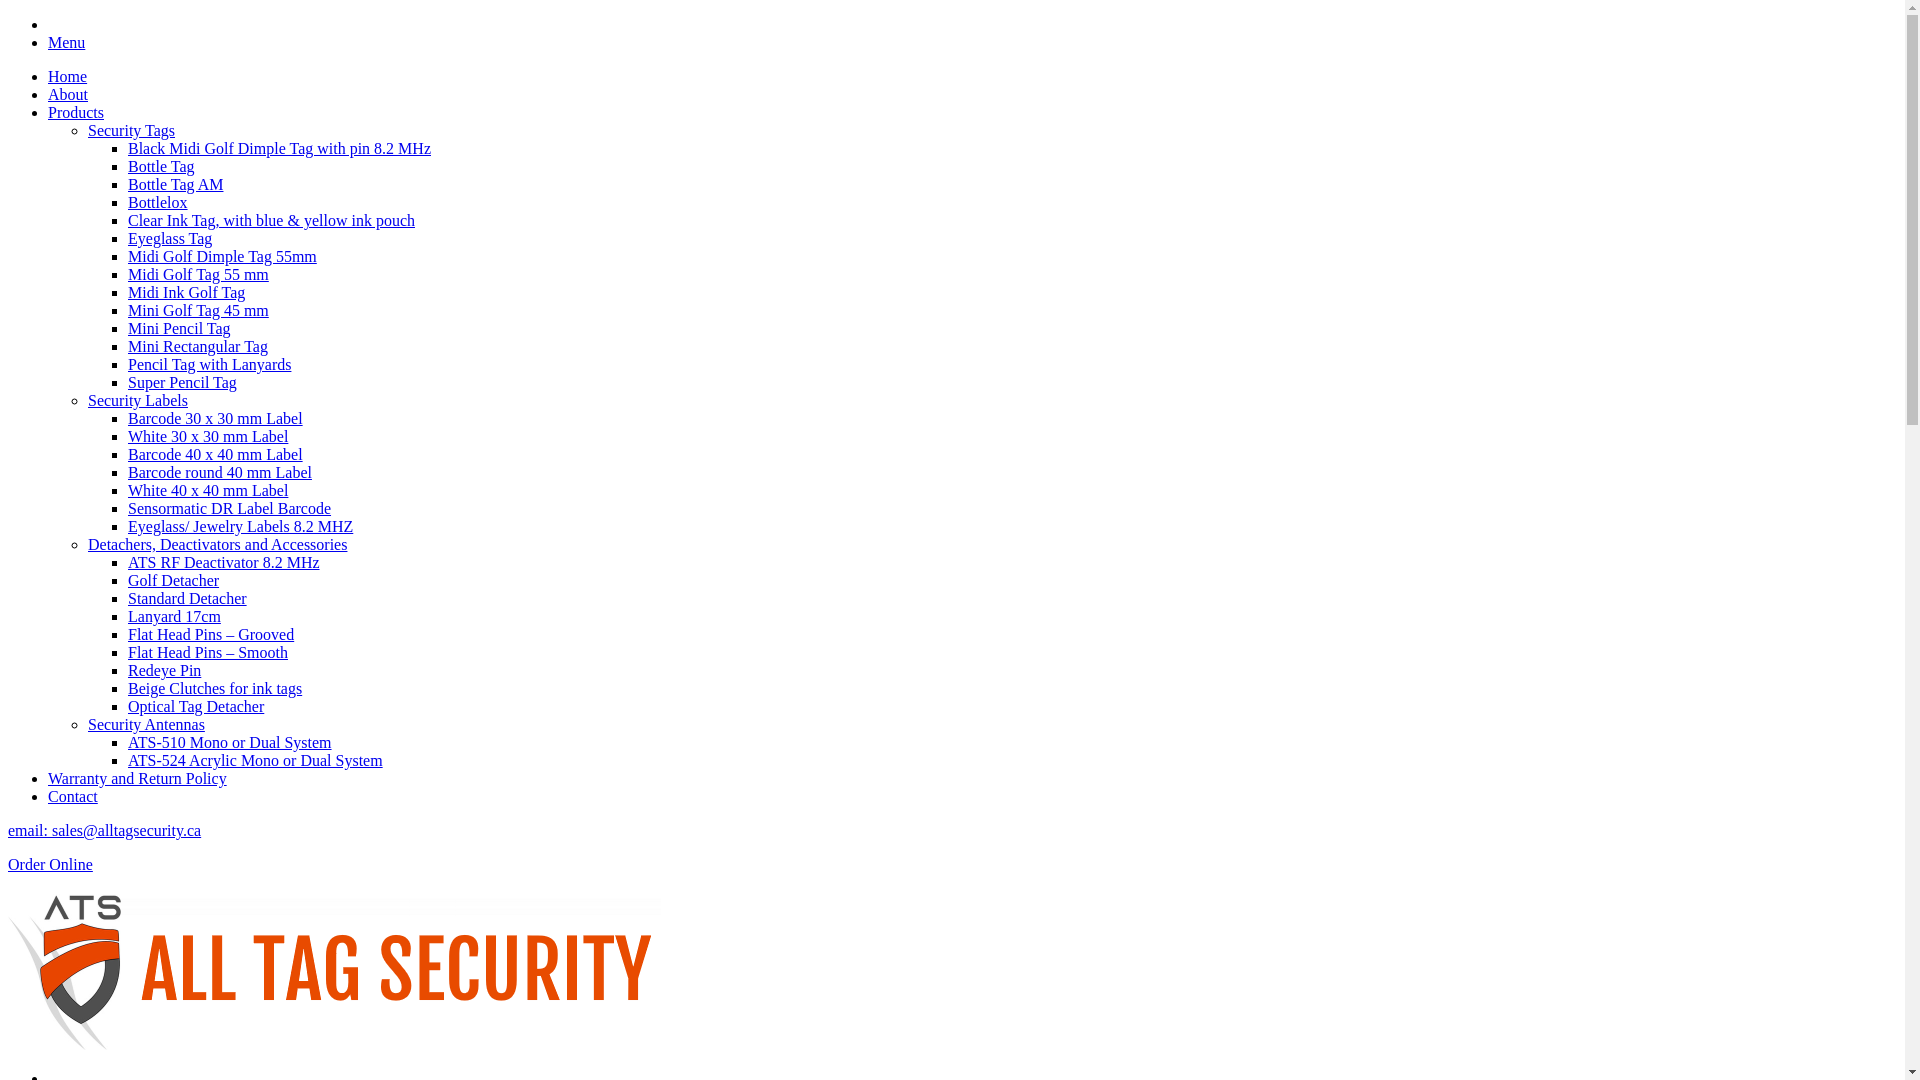  I want to click on 'Menu', so click(66, 42).